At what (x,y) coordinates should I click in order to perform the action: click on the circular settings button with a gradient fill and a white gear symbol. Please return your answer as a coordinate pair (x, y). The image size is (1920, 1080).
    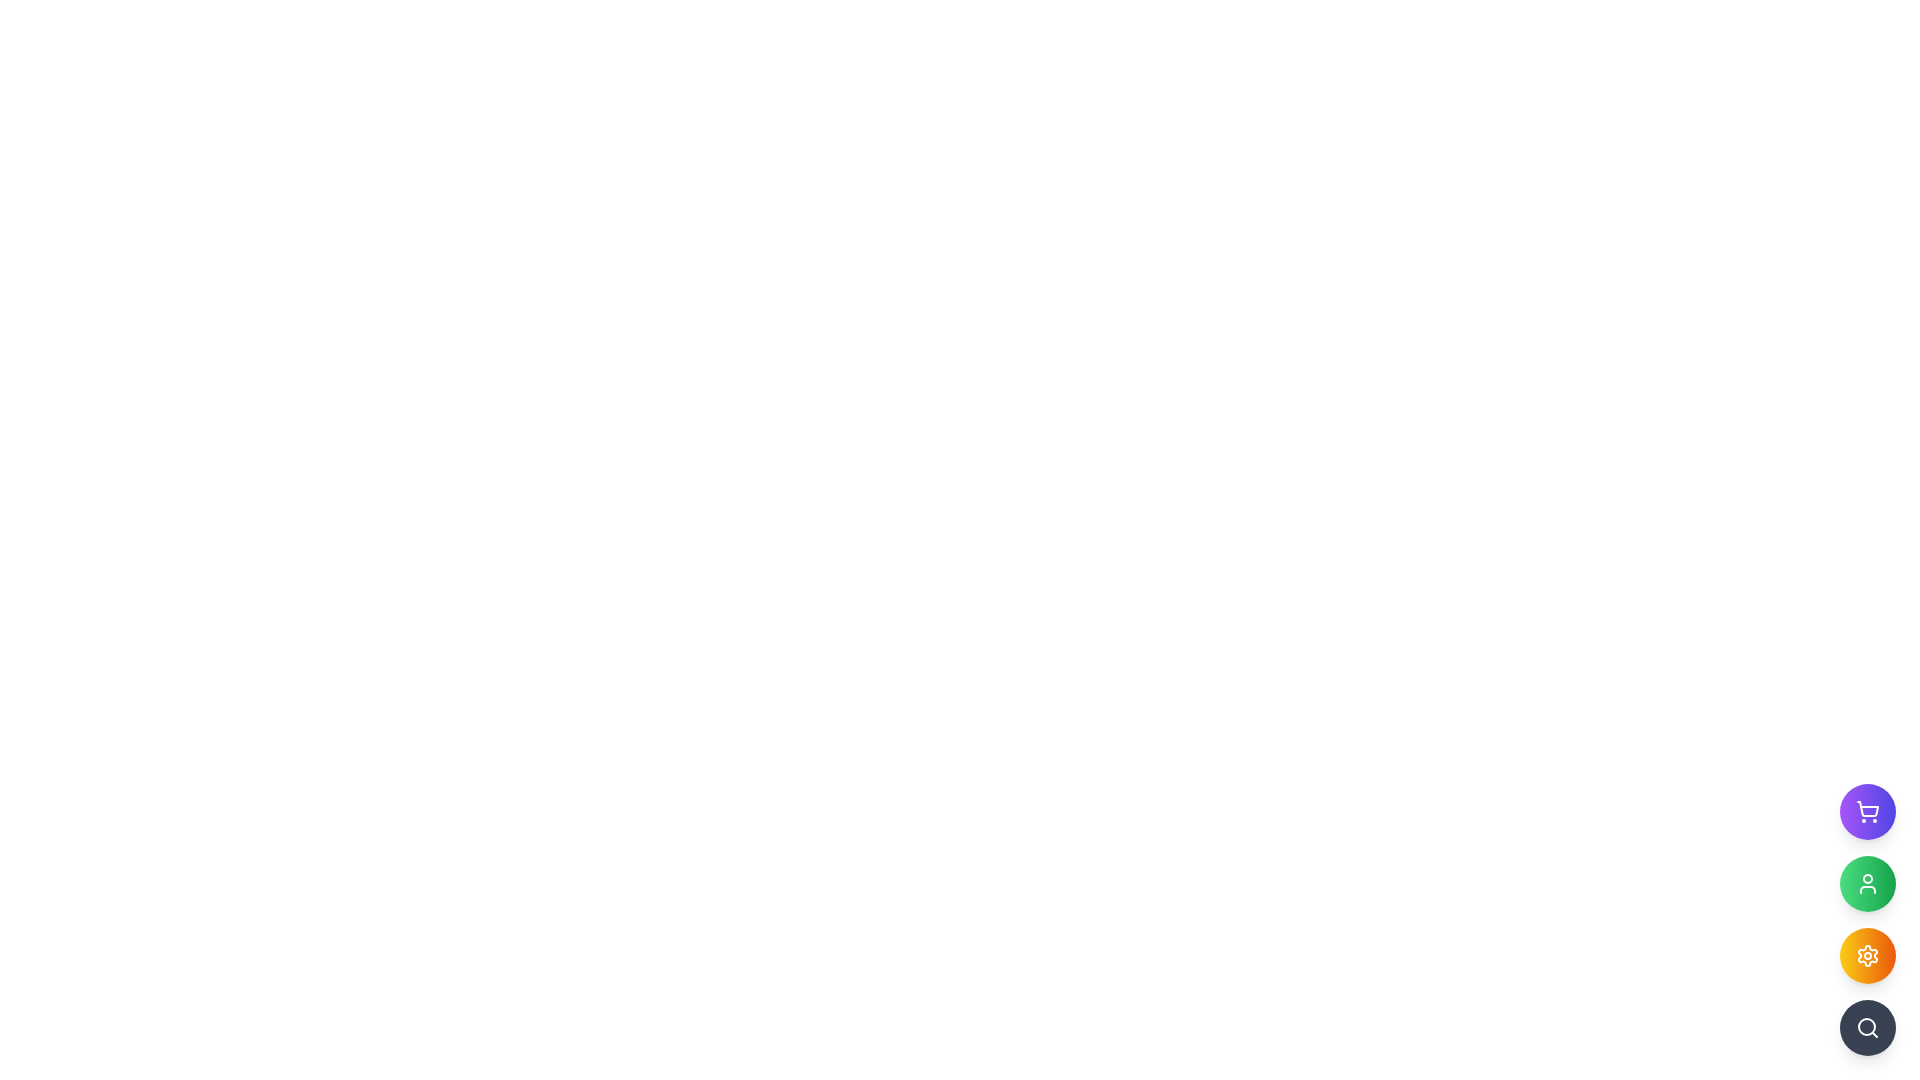
    Looking at the image, I should click on (1866, 955).